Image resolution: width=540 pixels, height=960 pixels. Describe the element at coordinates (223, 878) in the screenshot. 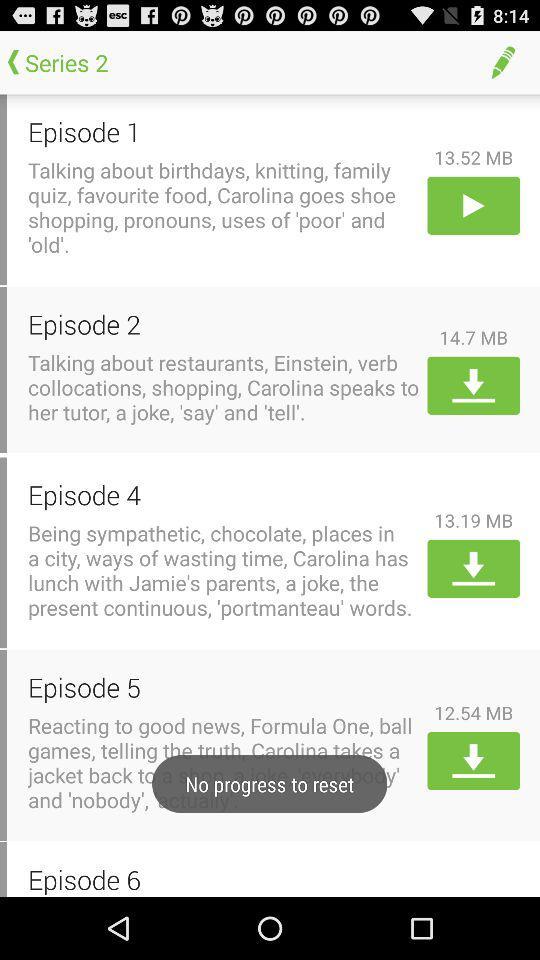

I see `the app below the reacting to good item` at that location.